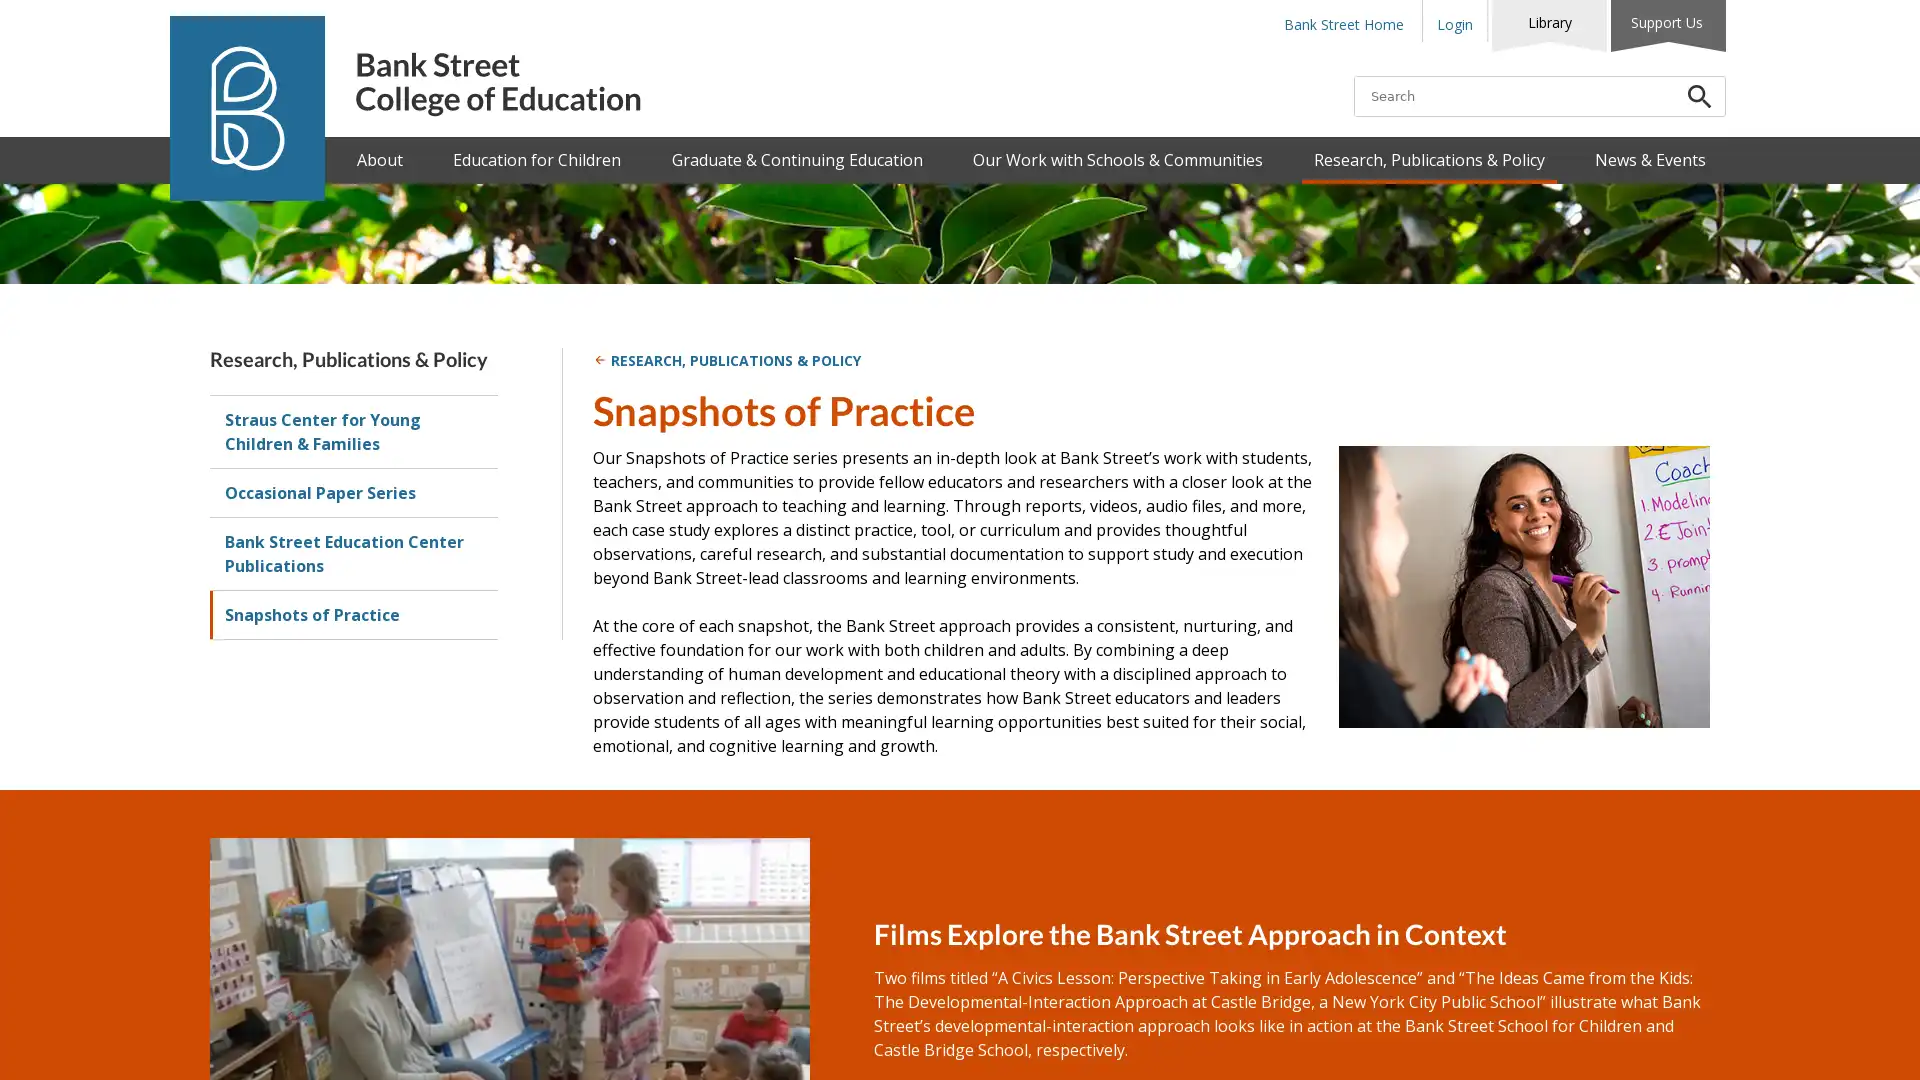 This screenshot has height=1080, width=1920. Describe the element at coordinates (1698, 96) in the screenshot. I see `Search` at that location.